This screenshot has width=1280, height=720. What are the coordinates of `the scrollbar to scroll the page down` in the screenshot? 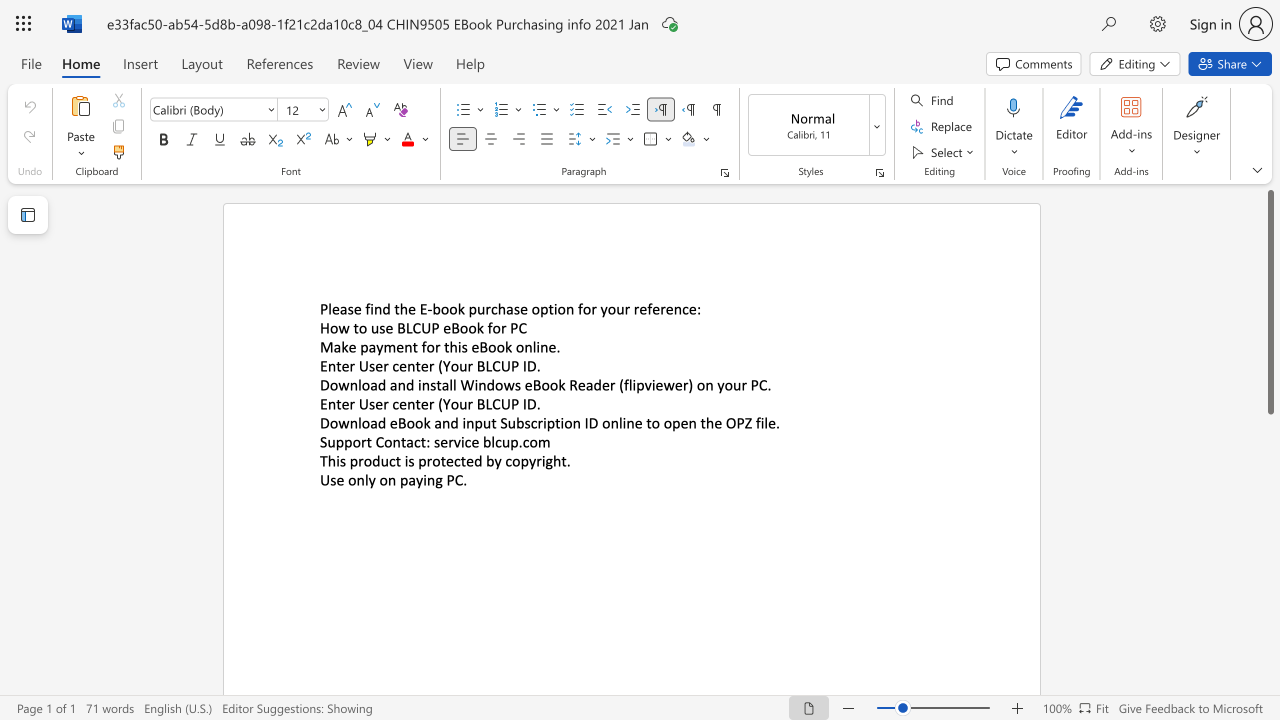 It's located at (1269, 640).